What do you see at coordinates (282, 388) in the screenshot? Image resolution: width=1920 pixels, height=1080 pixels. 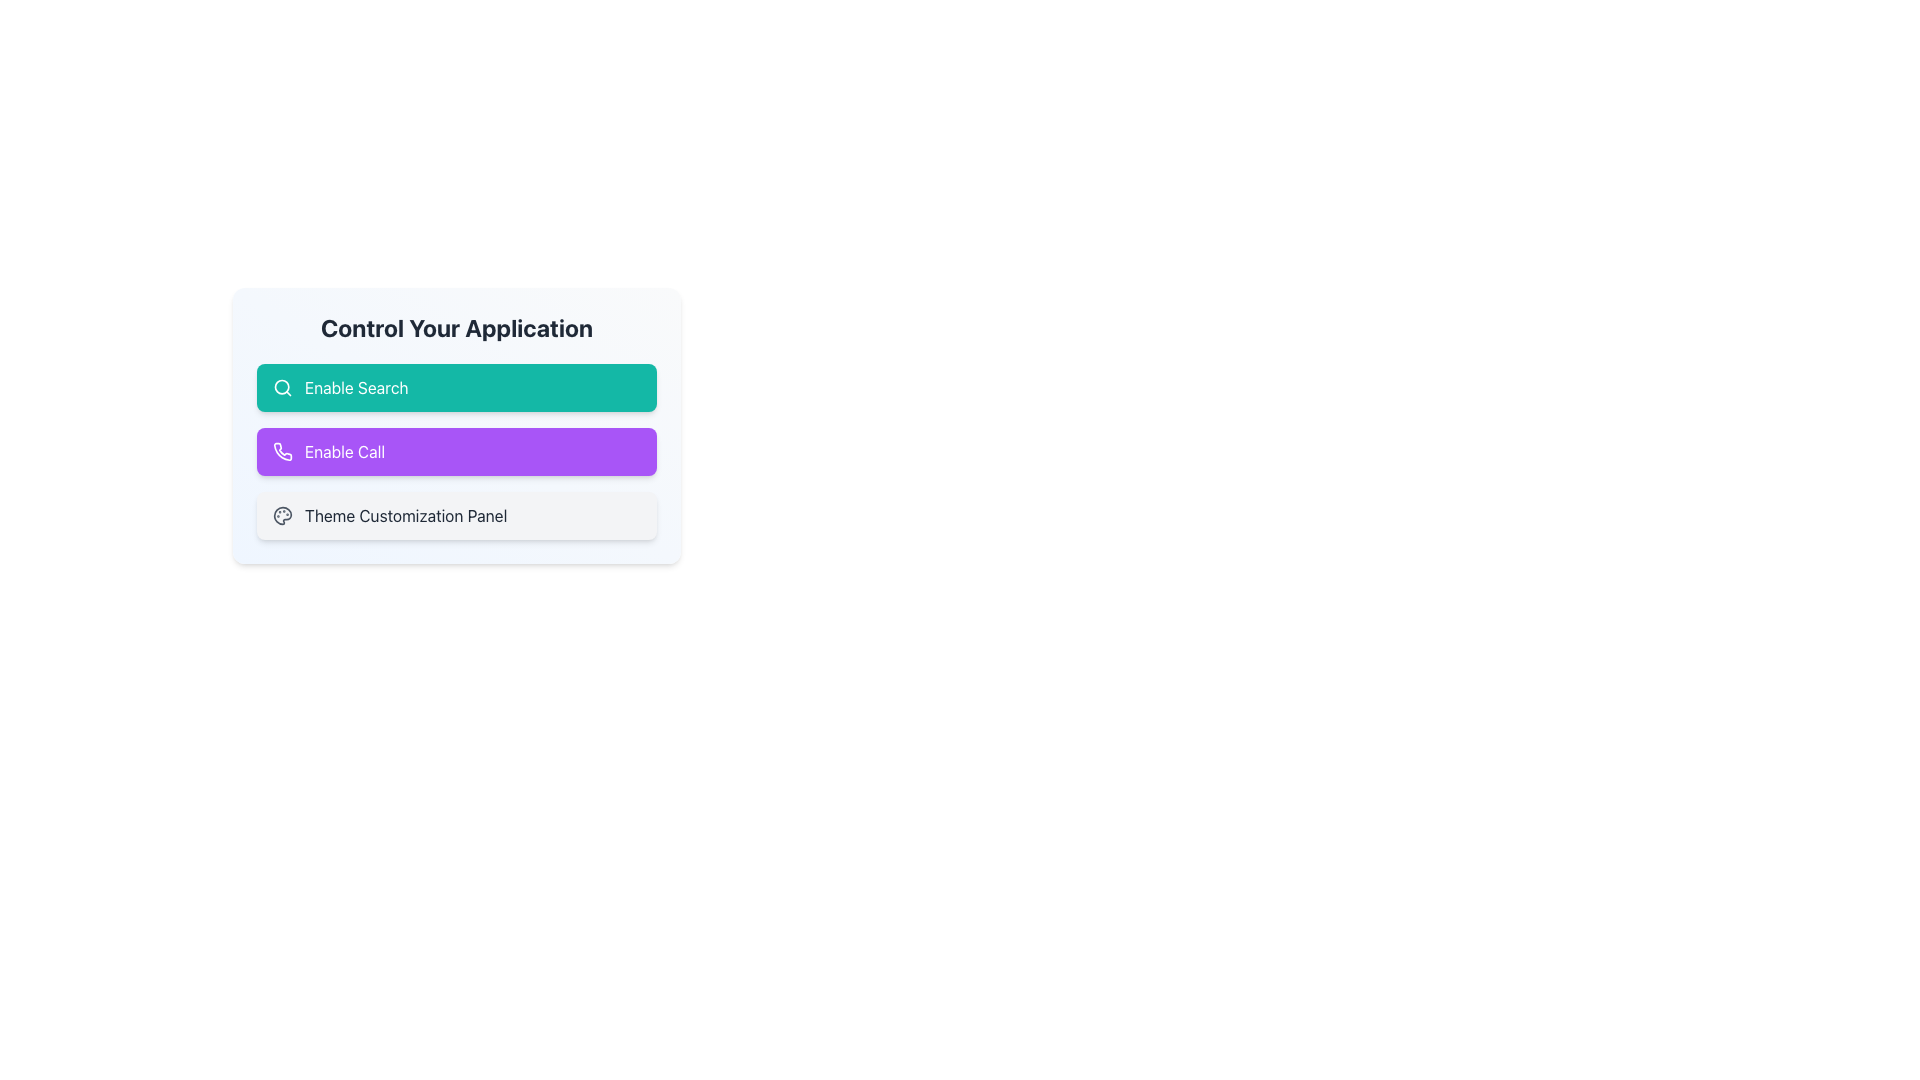 I see `the magnifying glass icon representing the search function, located adjacent to the text 'Enable Search'` at bounding box center [282, 388].